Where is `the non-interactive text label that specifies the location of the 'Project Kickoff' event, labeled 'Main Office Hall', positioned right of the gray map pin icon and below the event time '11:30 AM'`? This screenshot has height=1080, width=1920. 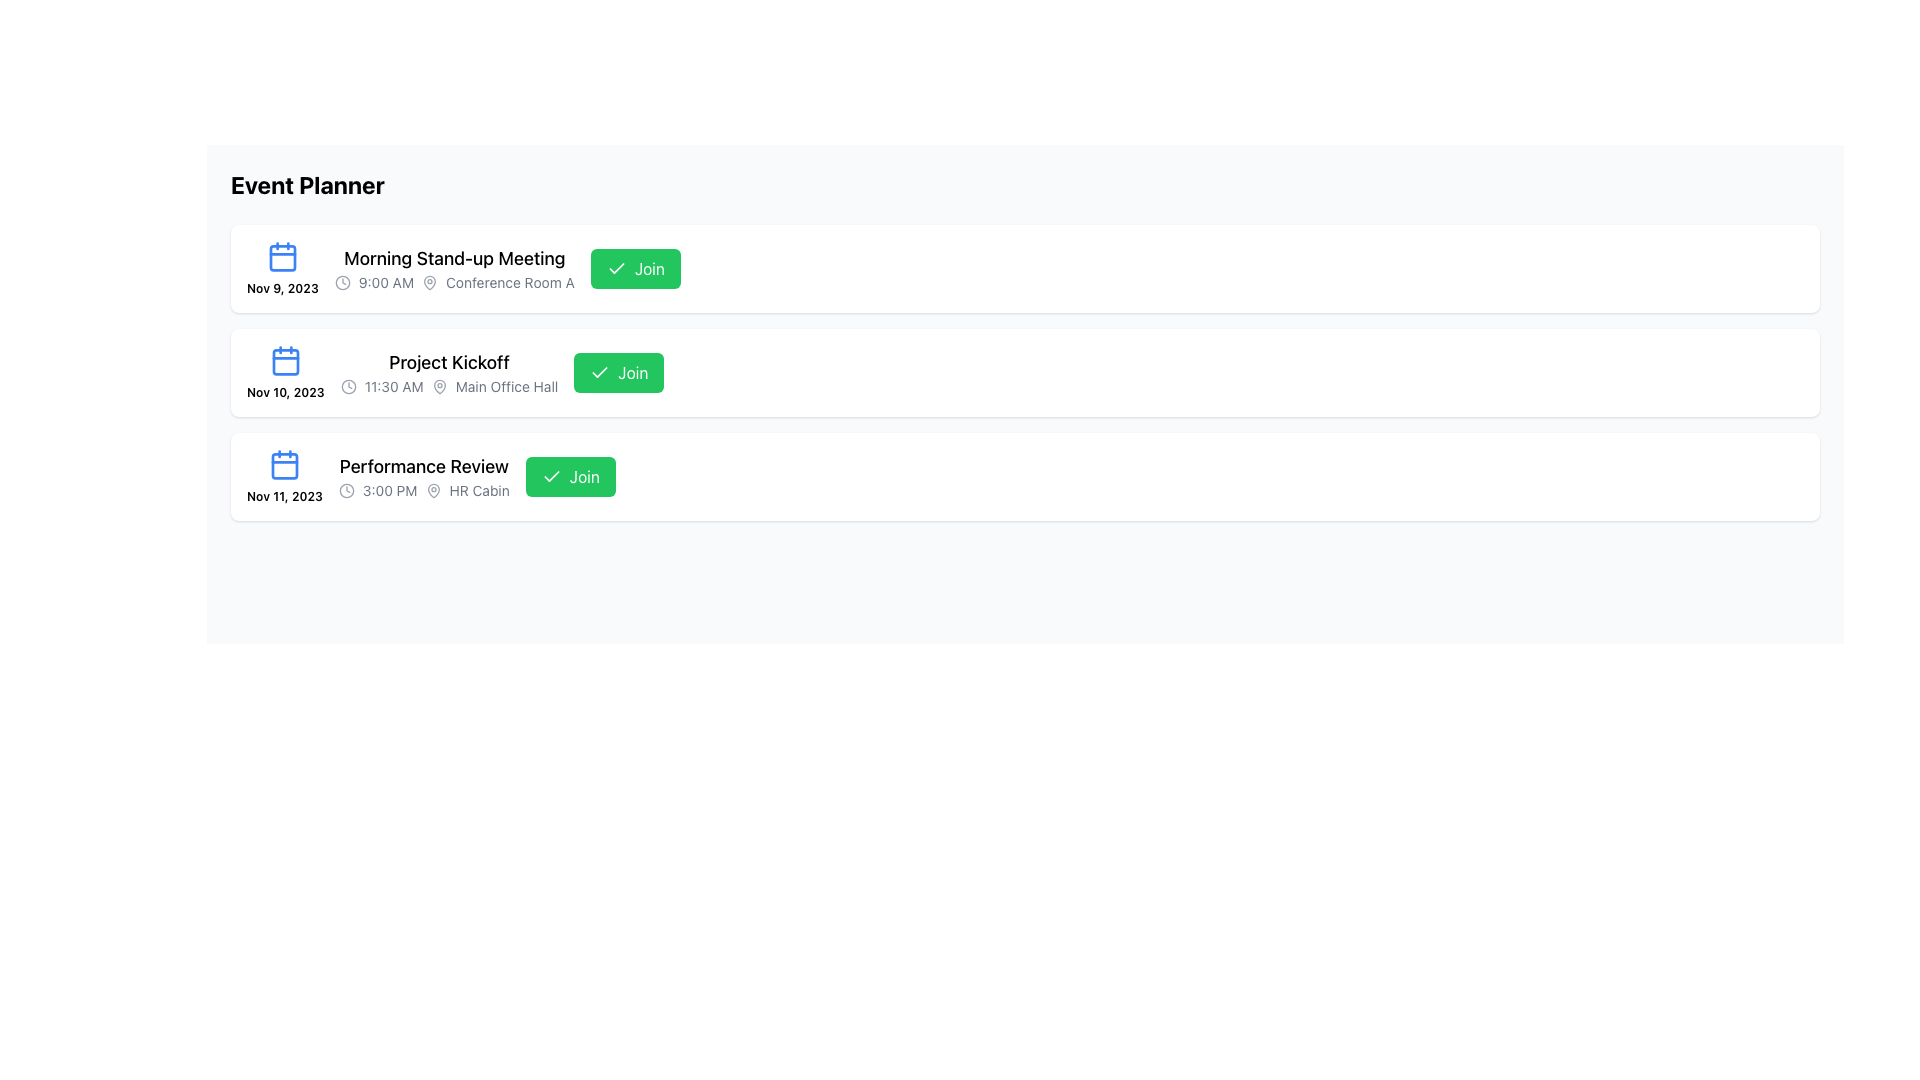 the non-interactive text label that specifies the location of the 'Project Kickoff' event, labeled 'Main Office Hall', positioned right of the gray map pin icon and below the event time '11:30 AM' is located at coordinates (507, 386).